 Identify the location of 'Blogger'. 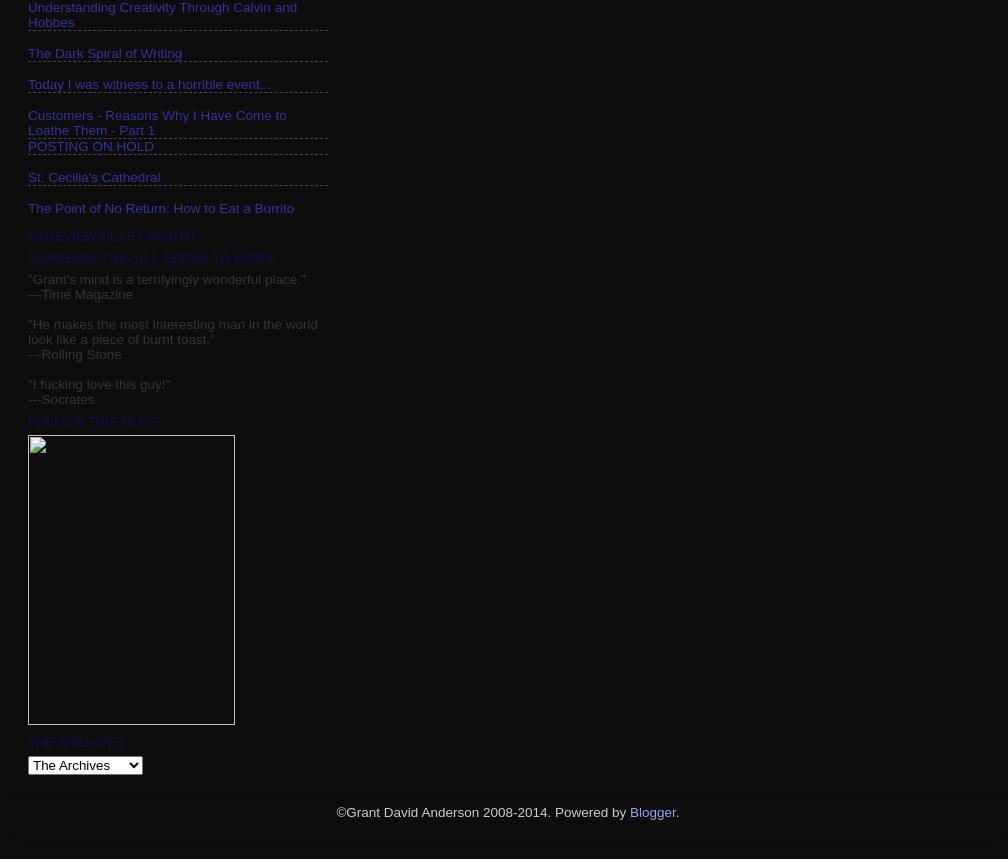
(630, 811).